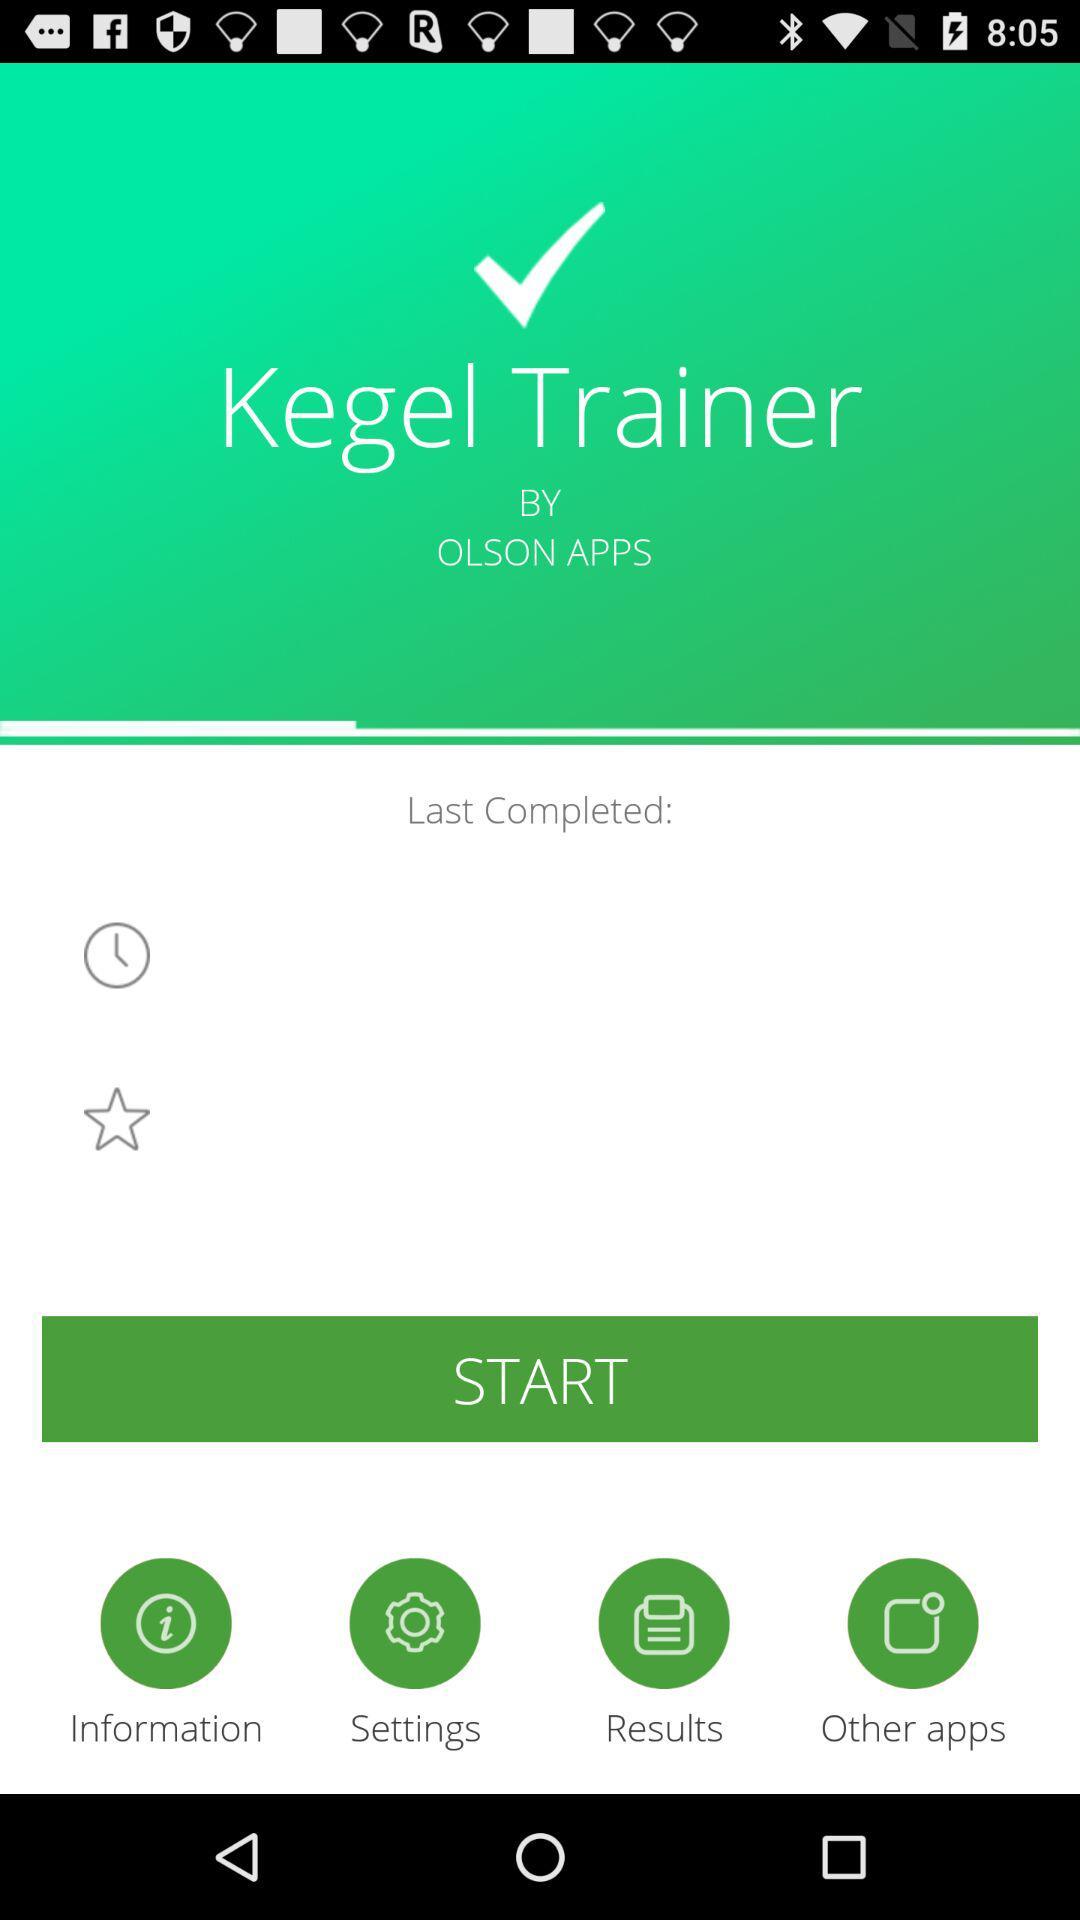 The width and height of the screenshot is (1080, 1920). Describe the element at coordinates (414, 1736) in the screenshot. I see `the settings icon` at that location.